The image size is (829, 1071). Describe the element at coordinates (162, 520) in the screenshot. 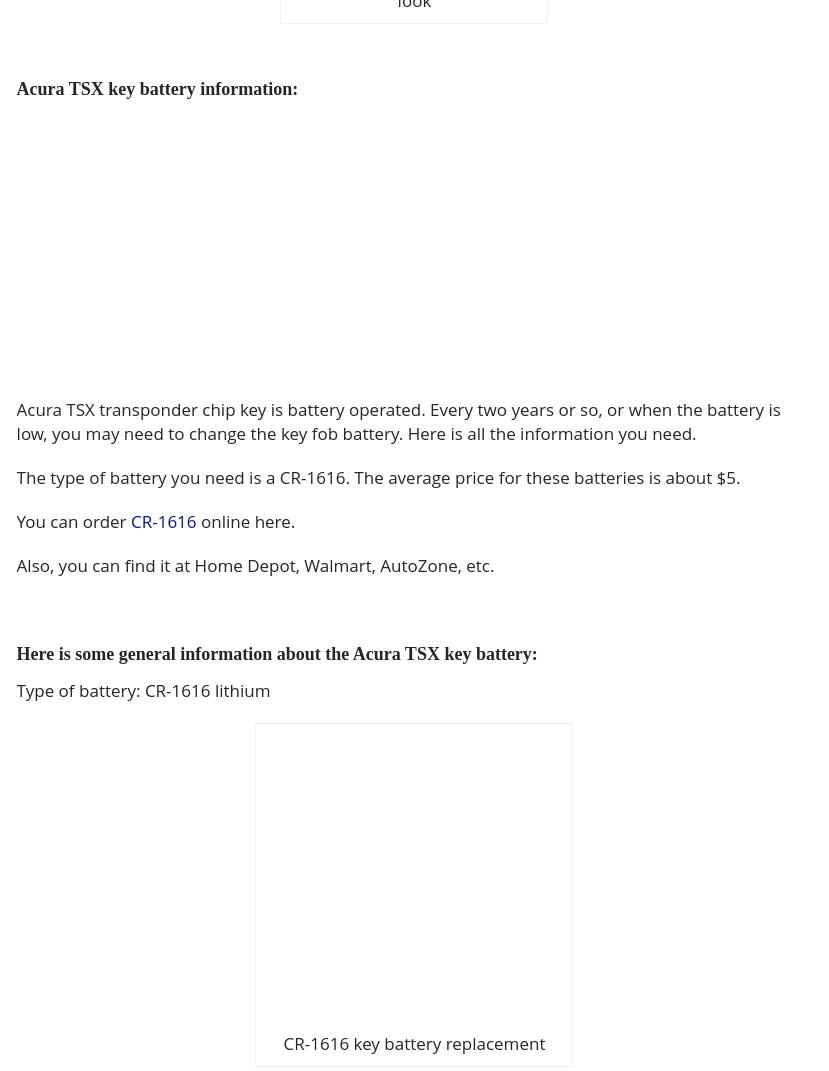

I see `'CR-1616'` at that location.